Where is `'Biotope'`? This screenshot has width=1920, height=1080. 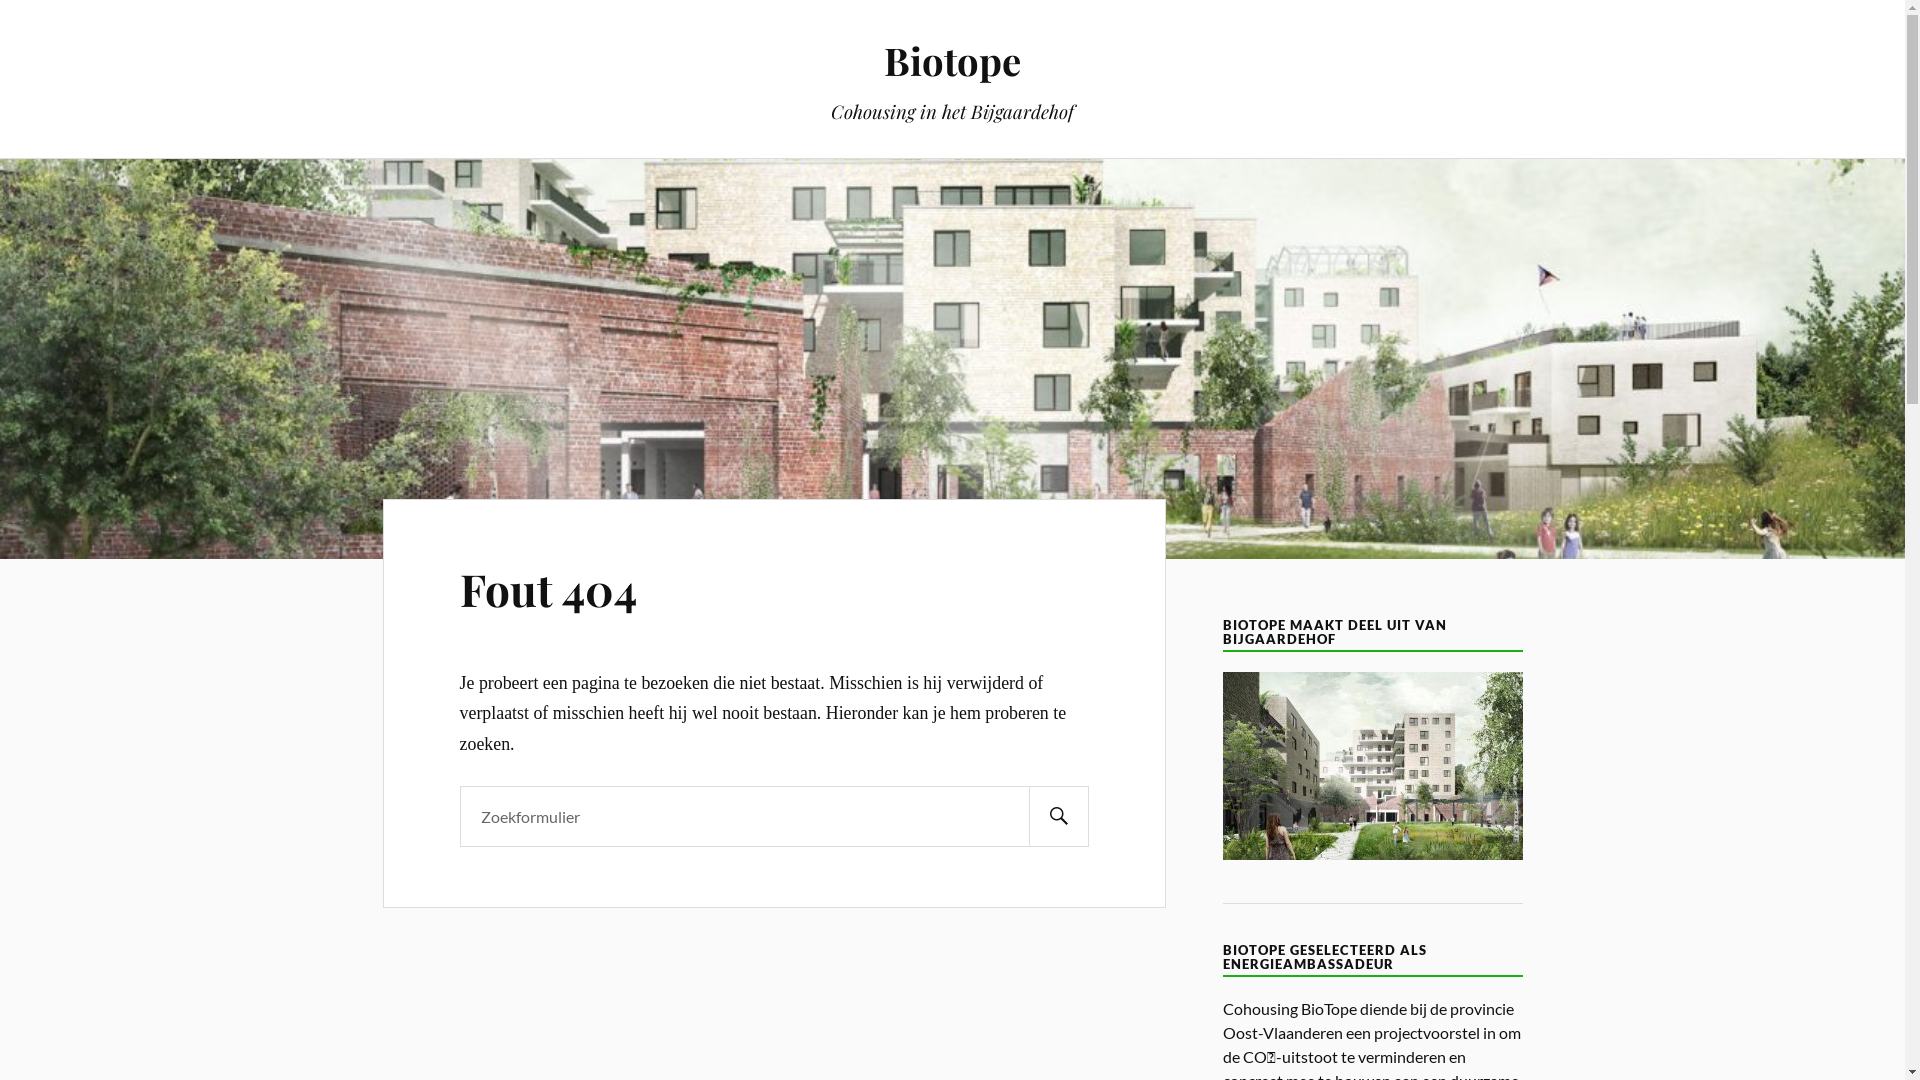
'Biotope' is located at coordinates (951, 59).